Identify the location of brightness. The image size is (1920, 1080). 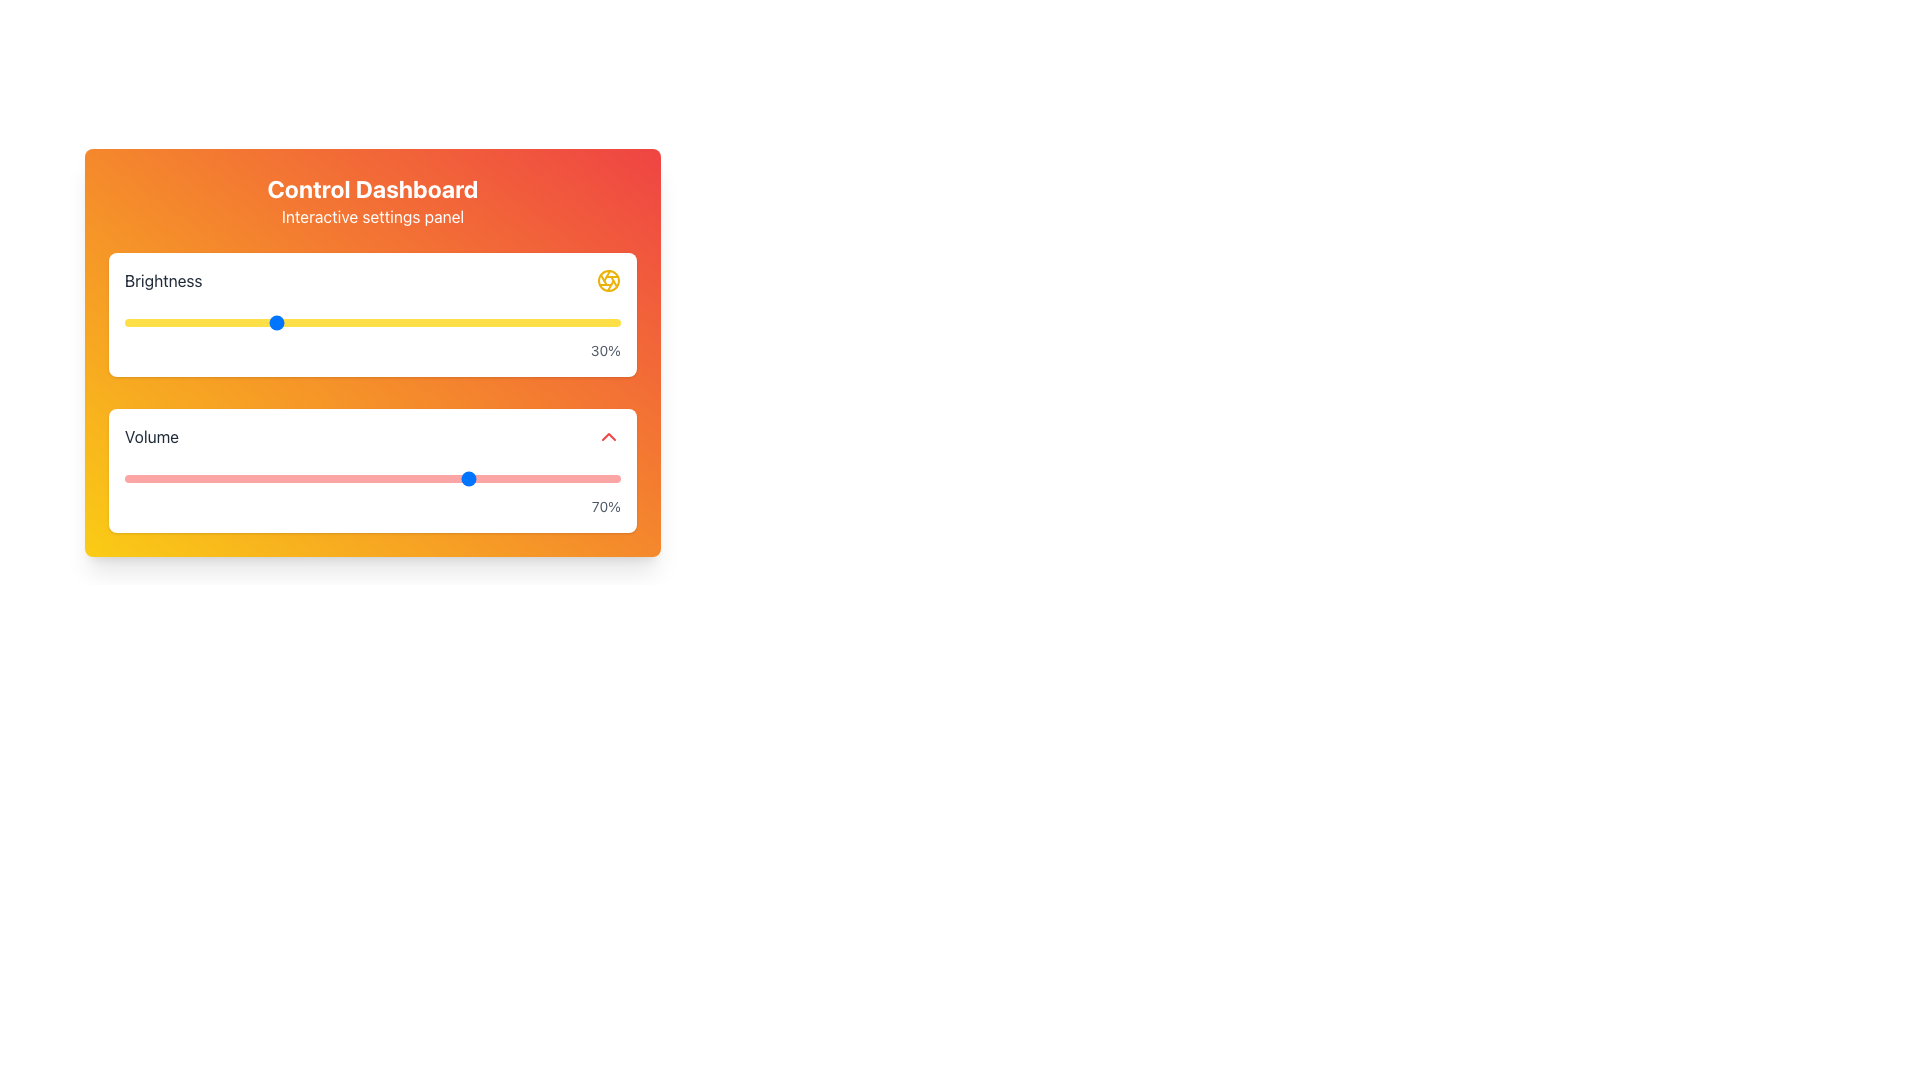
(401, 322).